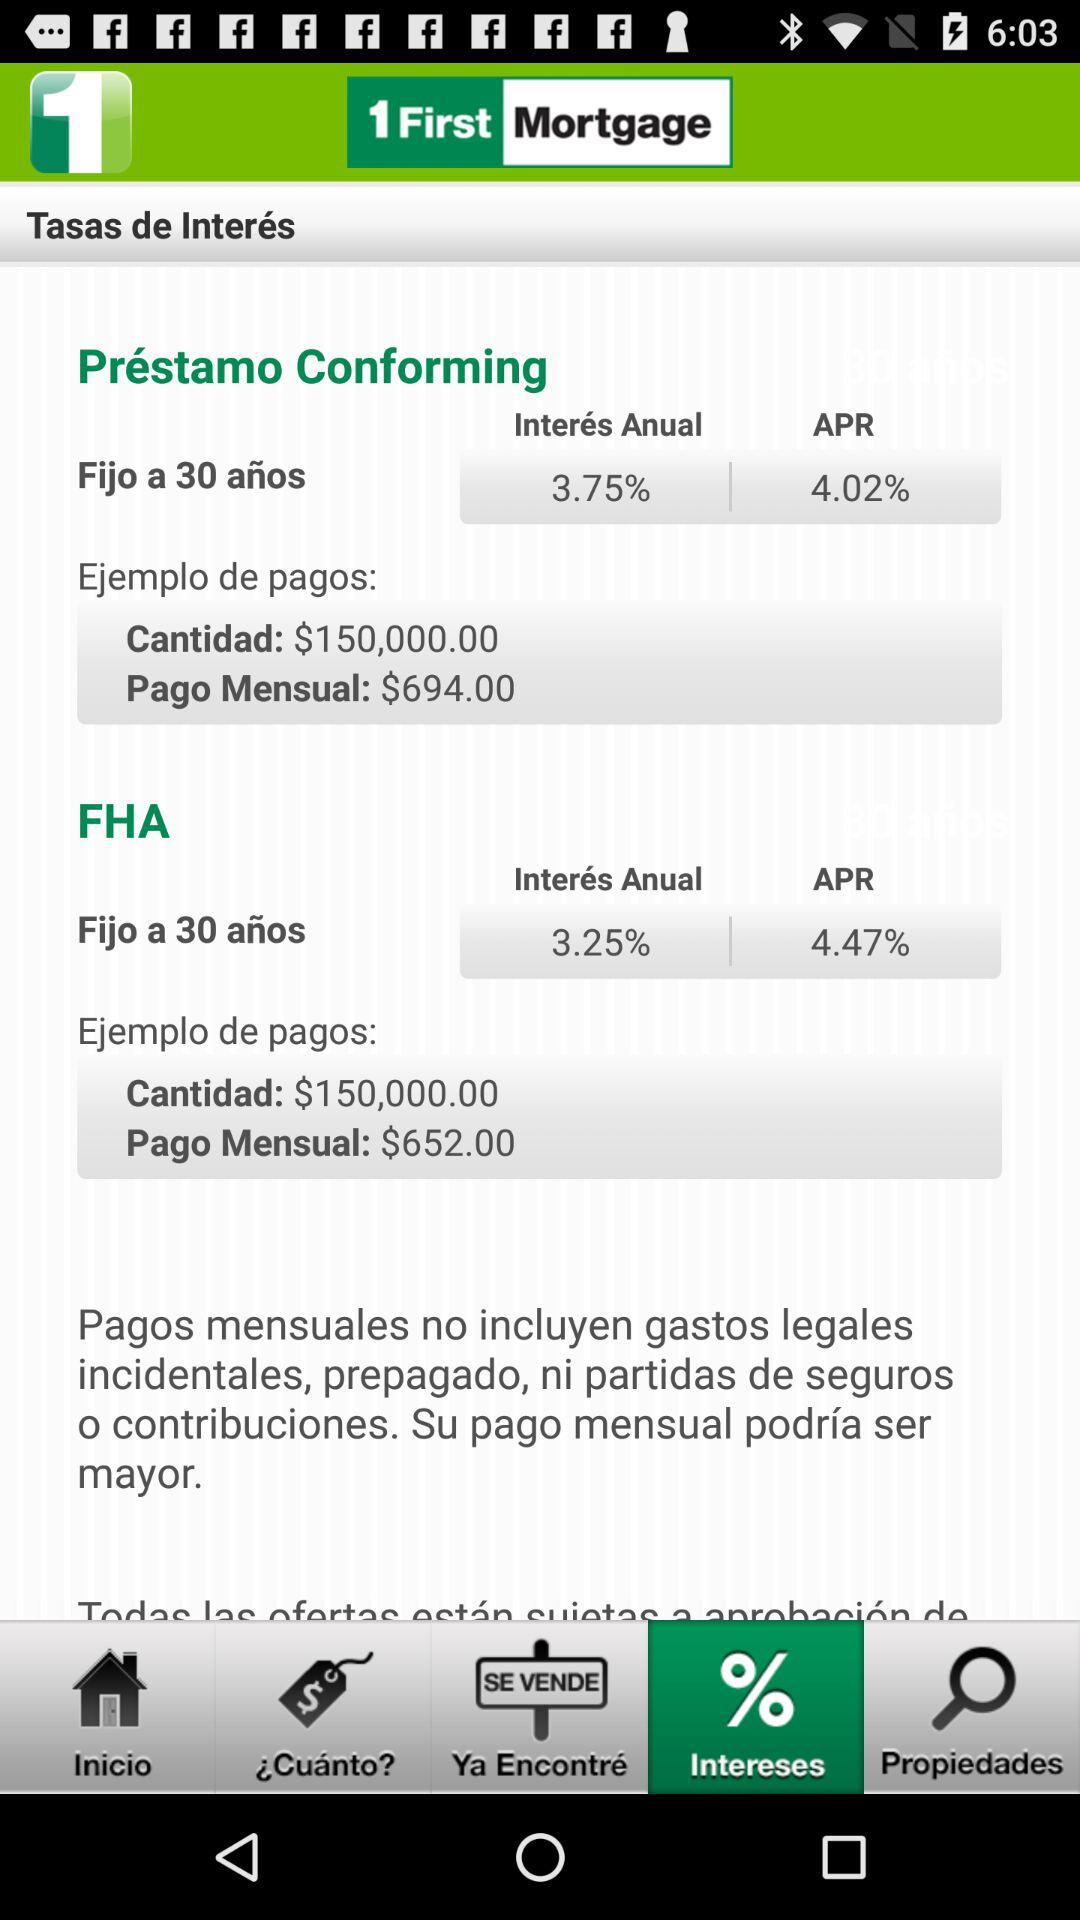 Image resolution: width=1080 pixels, height=1920 pixels. Describe the element at coordinates (80, 121) in the screenshot. I see `company logo` at that location.